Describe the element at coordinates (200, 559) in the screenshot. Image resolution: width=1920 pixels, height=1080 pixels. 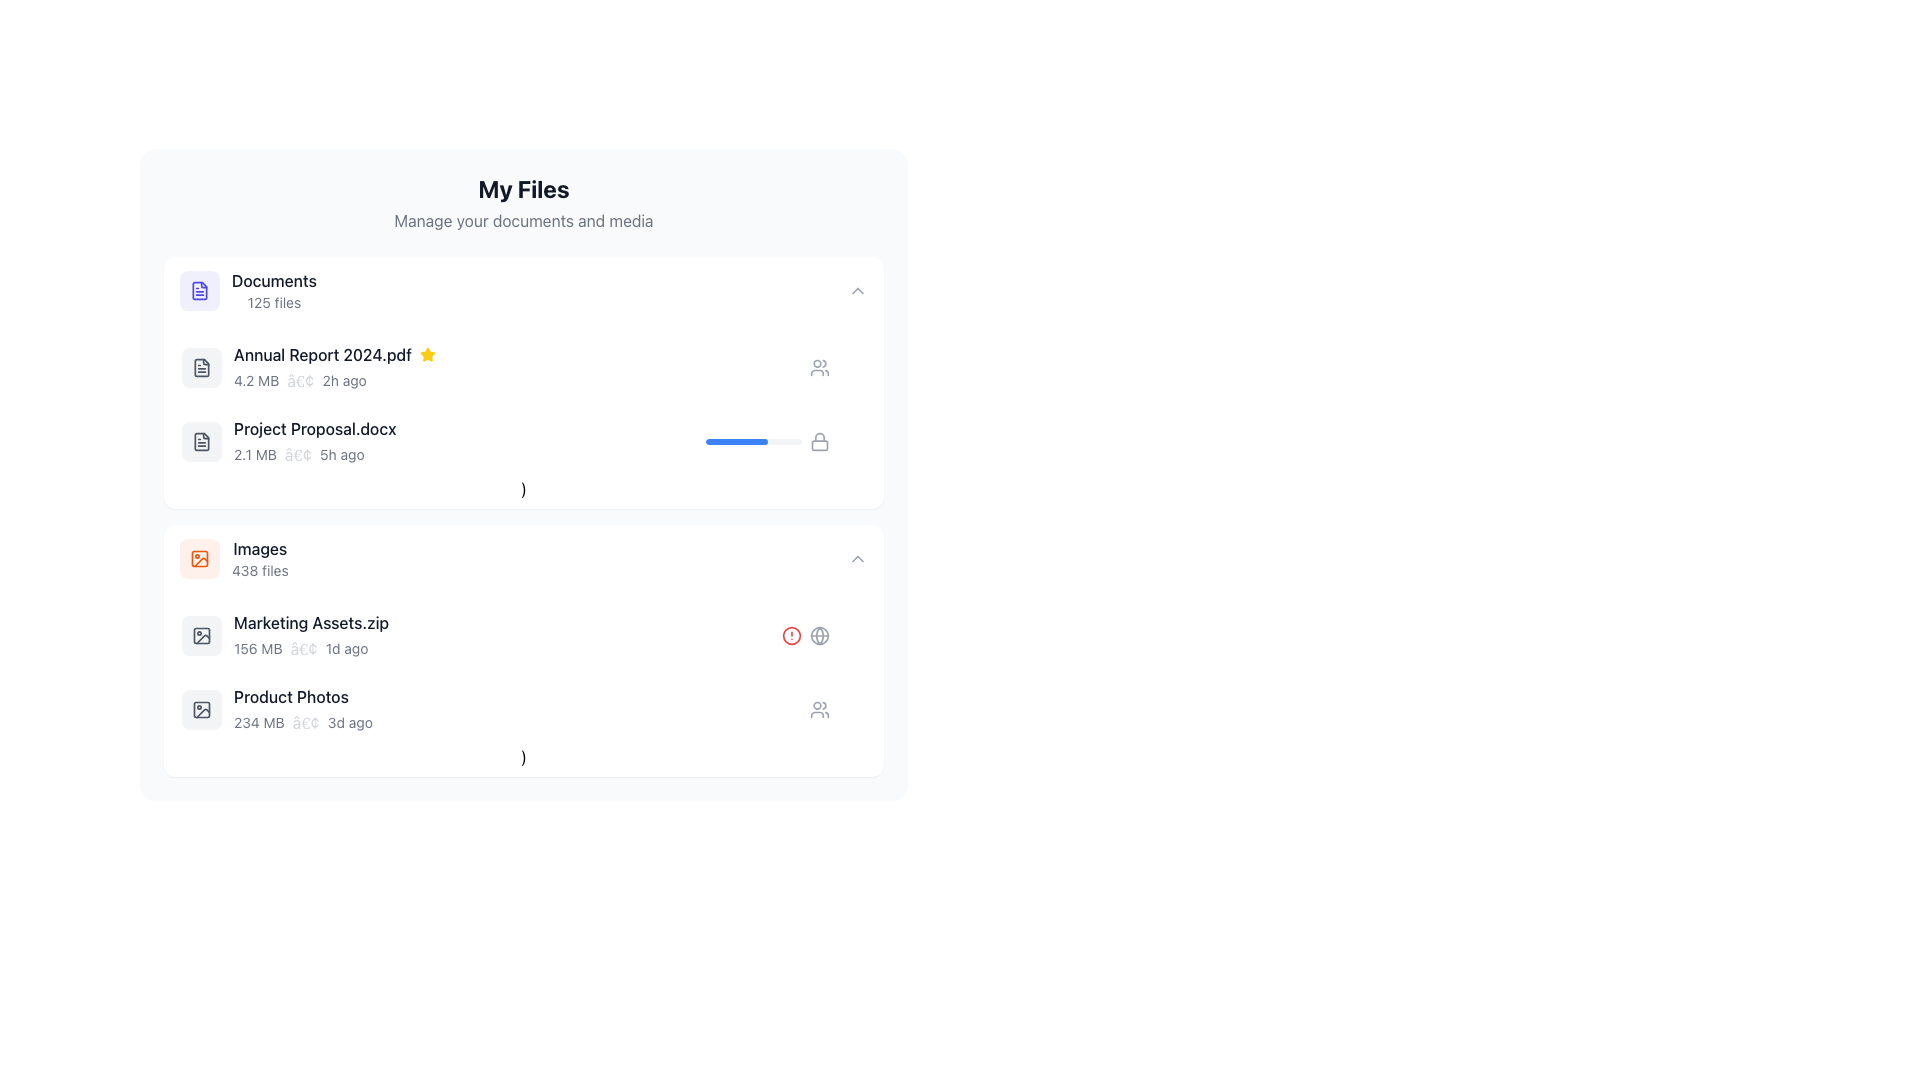
I see `the 'Images' icon located at the leftmost side of the 'Images' section under the 'My Files' list, which represents the folder for image-related files` at that location.